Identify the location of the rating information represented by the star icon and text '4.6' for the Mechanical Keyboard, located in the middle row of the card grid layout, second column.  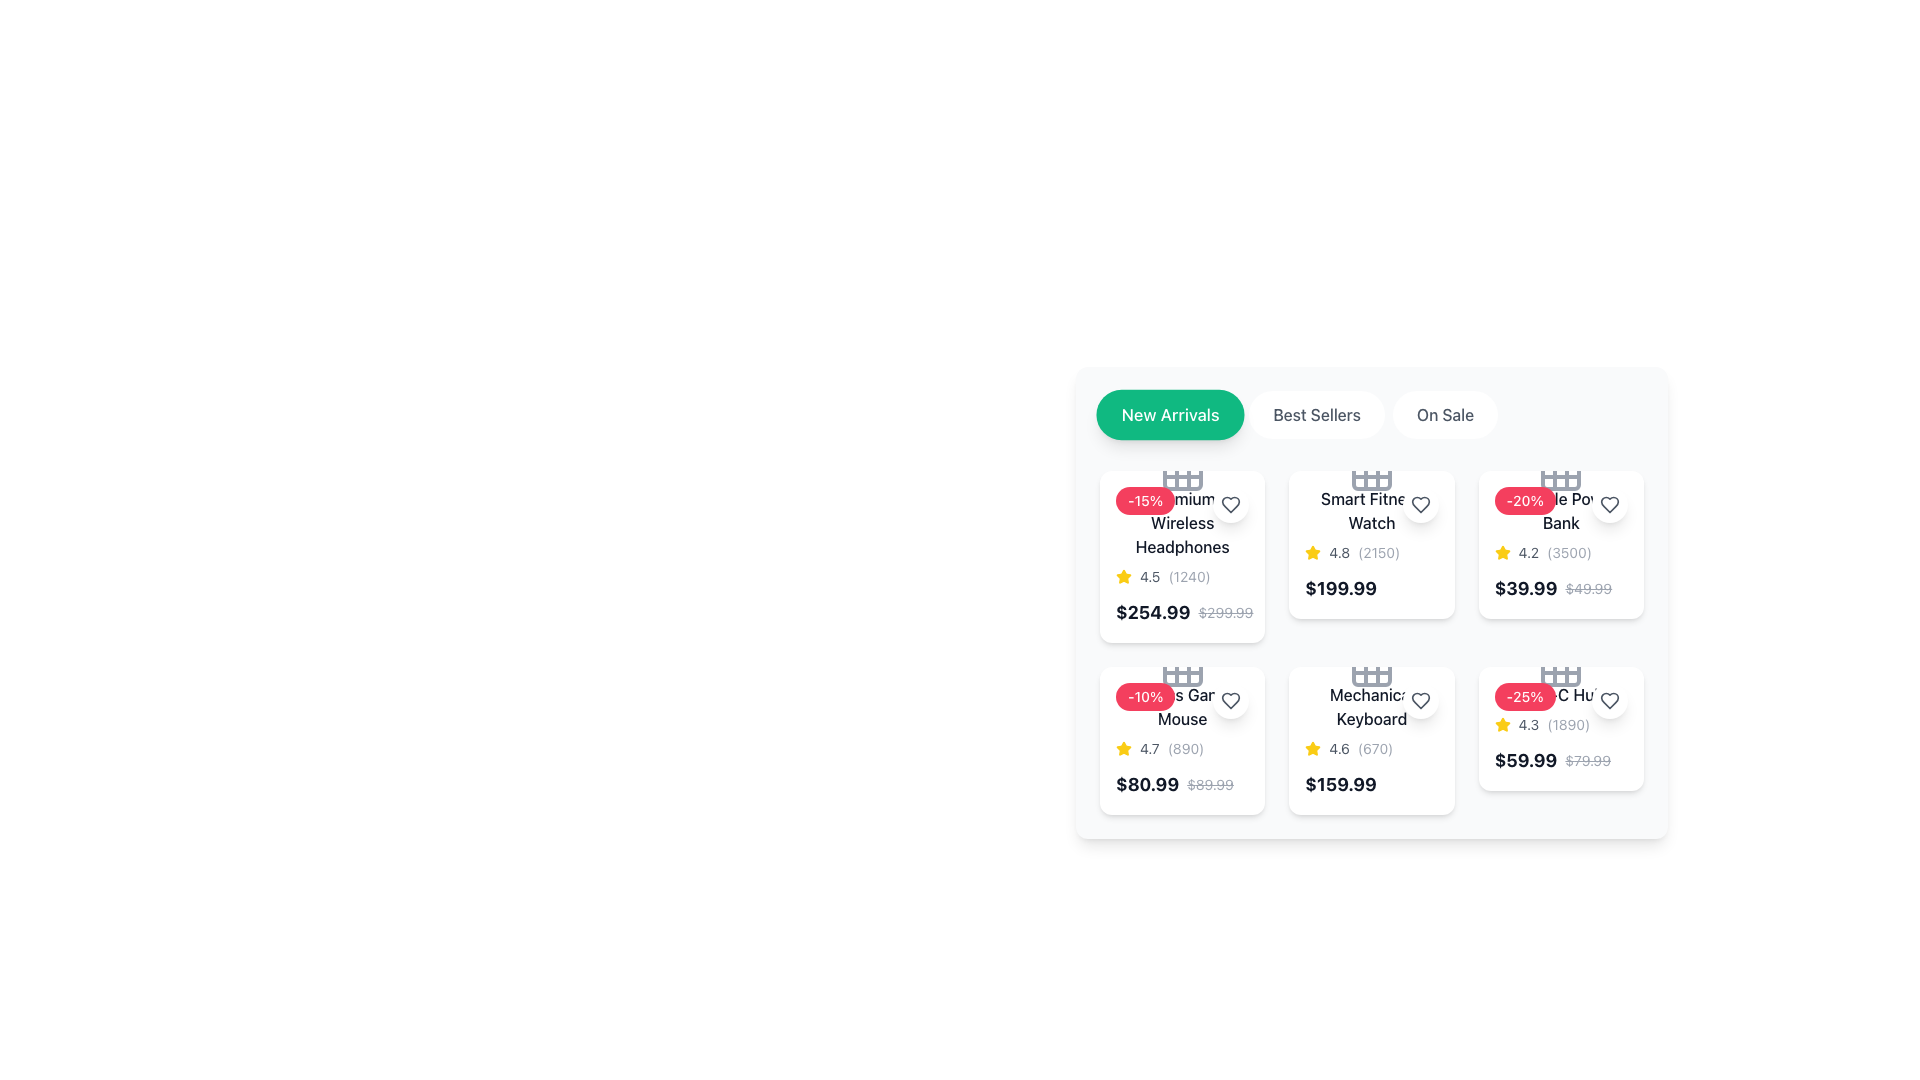
(1371, 748).